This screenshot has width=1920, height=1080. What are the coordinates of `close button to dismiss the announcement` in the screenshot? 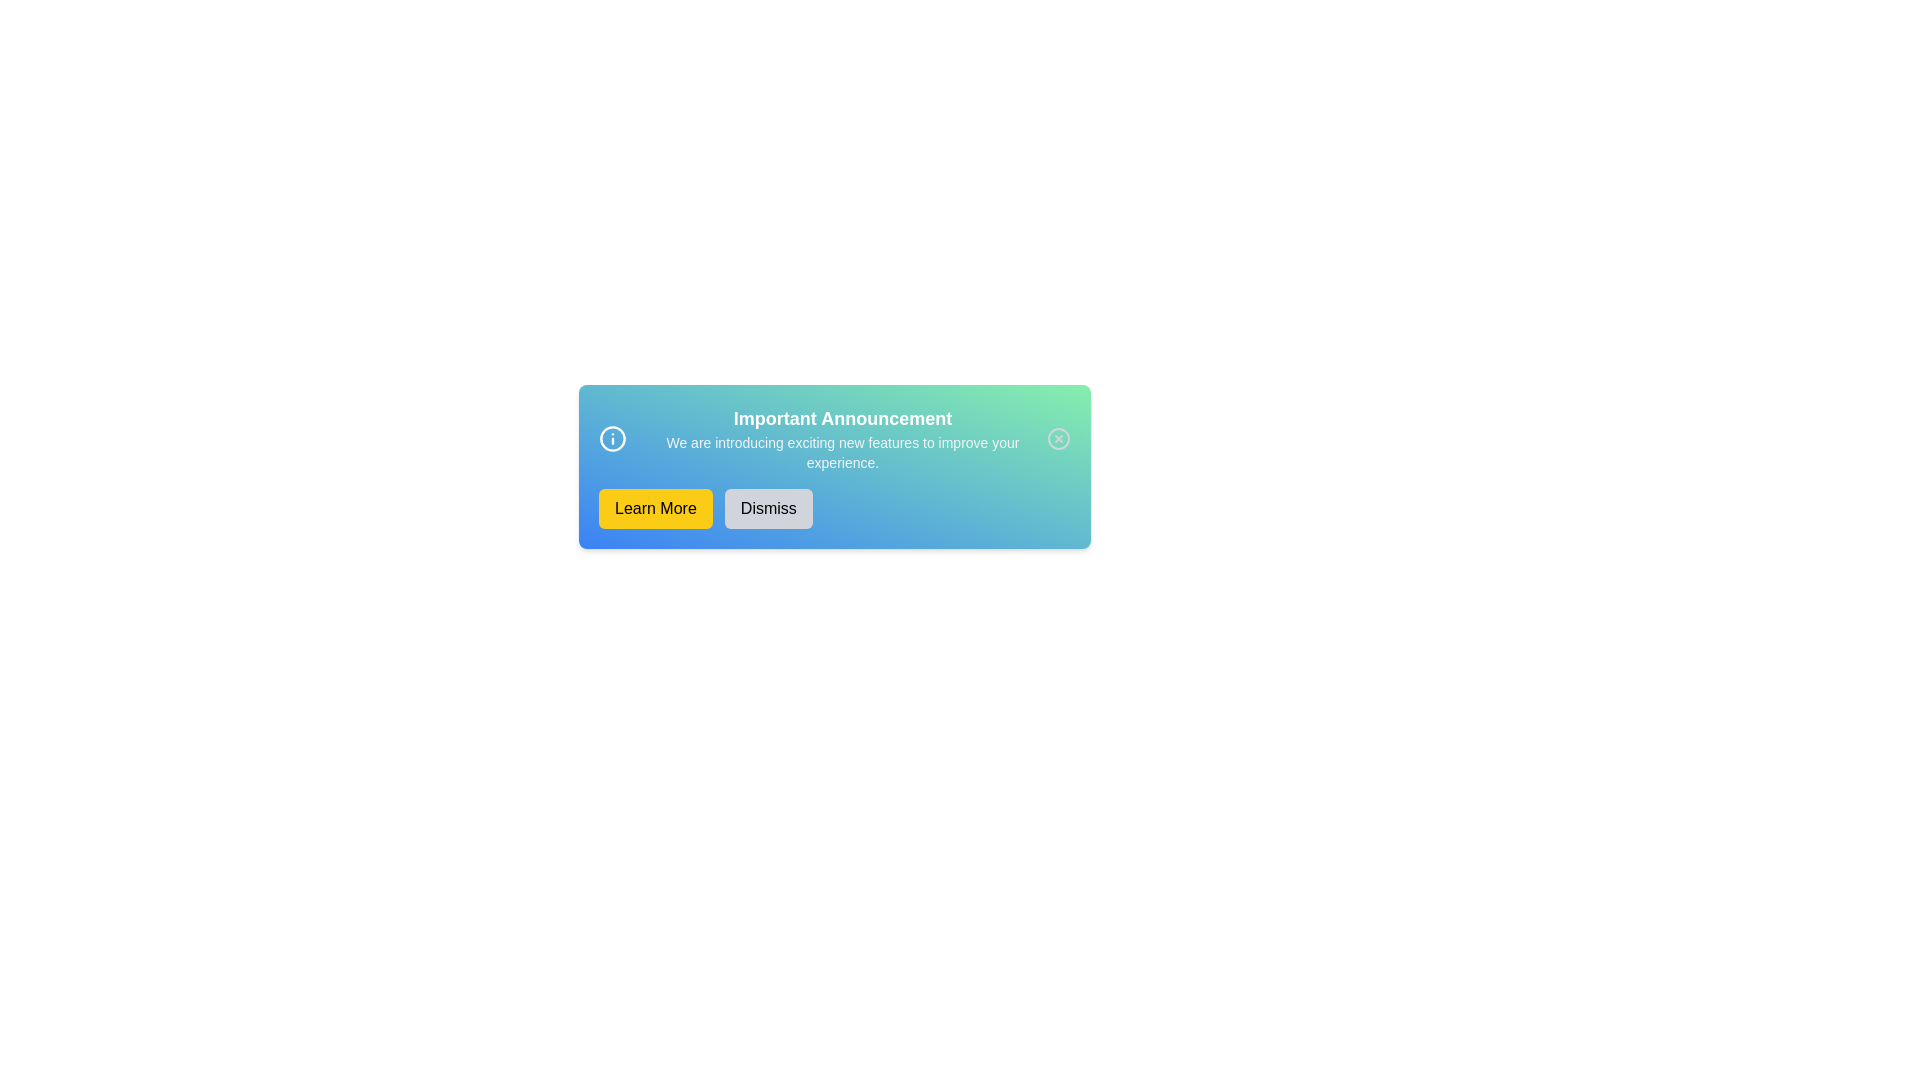 It's located at (1058, 438).